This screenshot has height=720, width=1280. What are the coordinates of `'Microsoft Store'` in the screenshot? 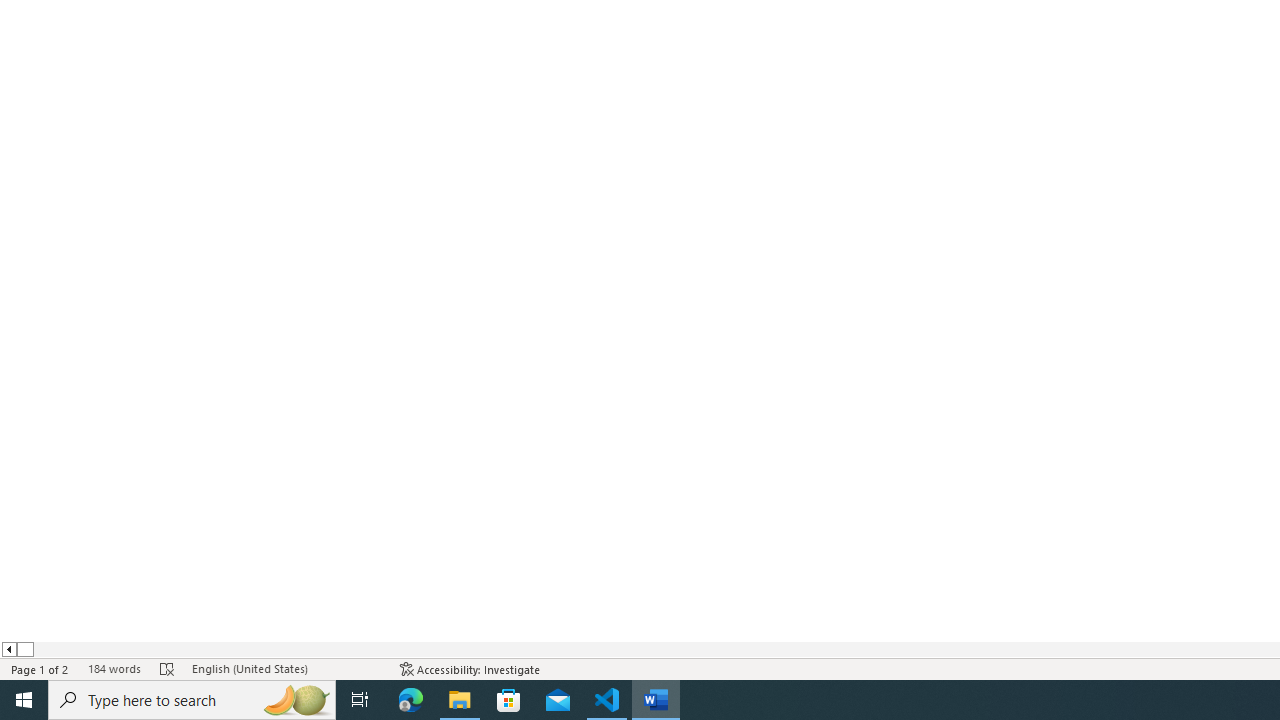 It's located at (509, 698).